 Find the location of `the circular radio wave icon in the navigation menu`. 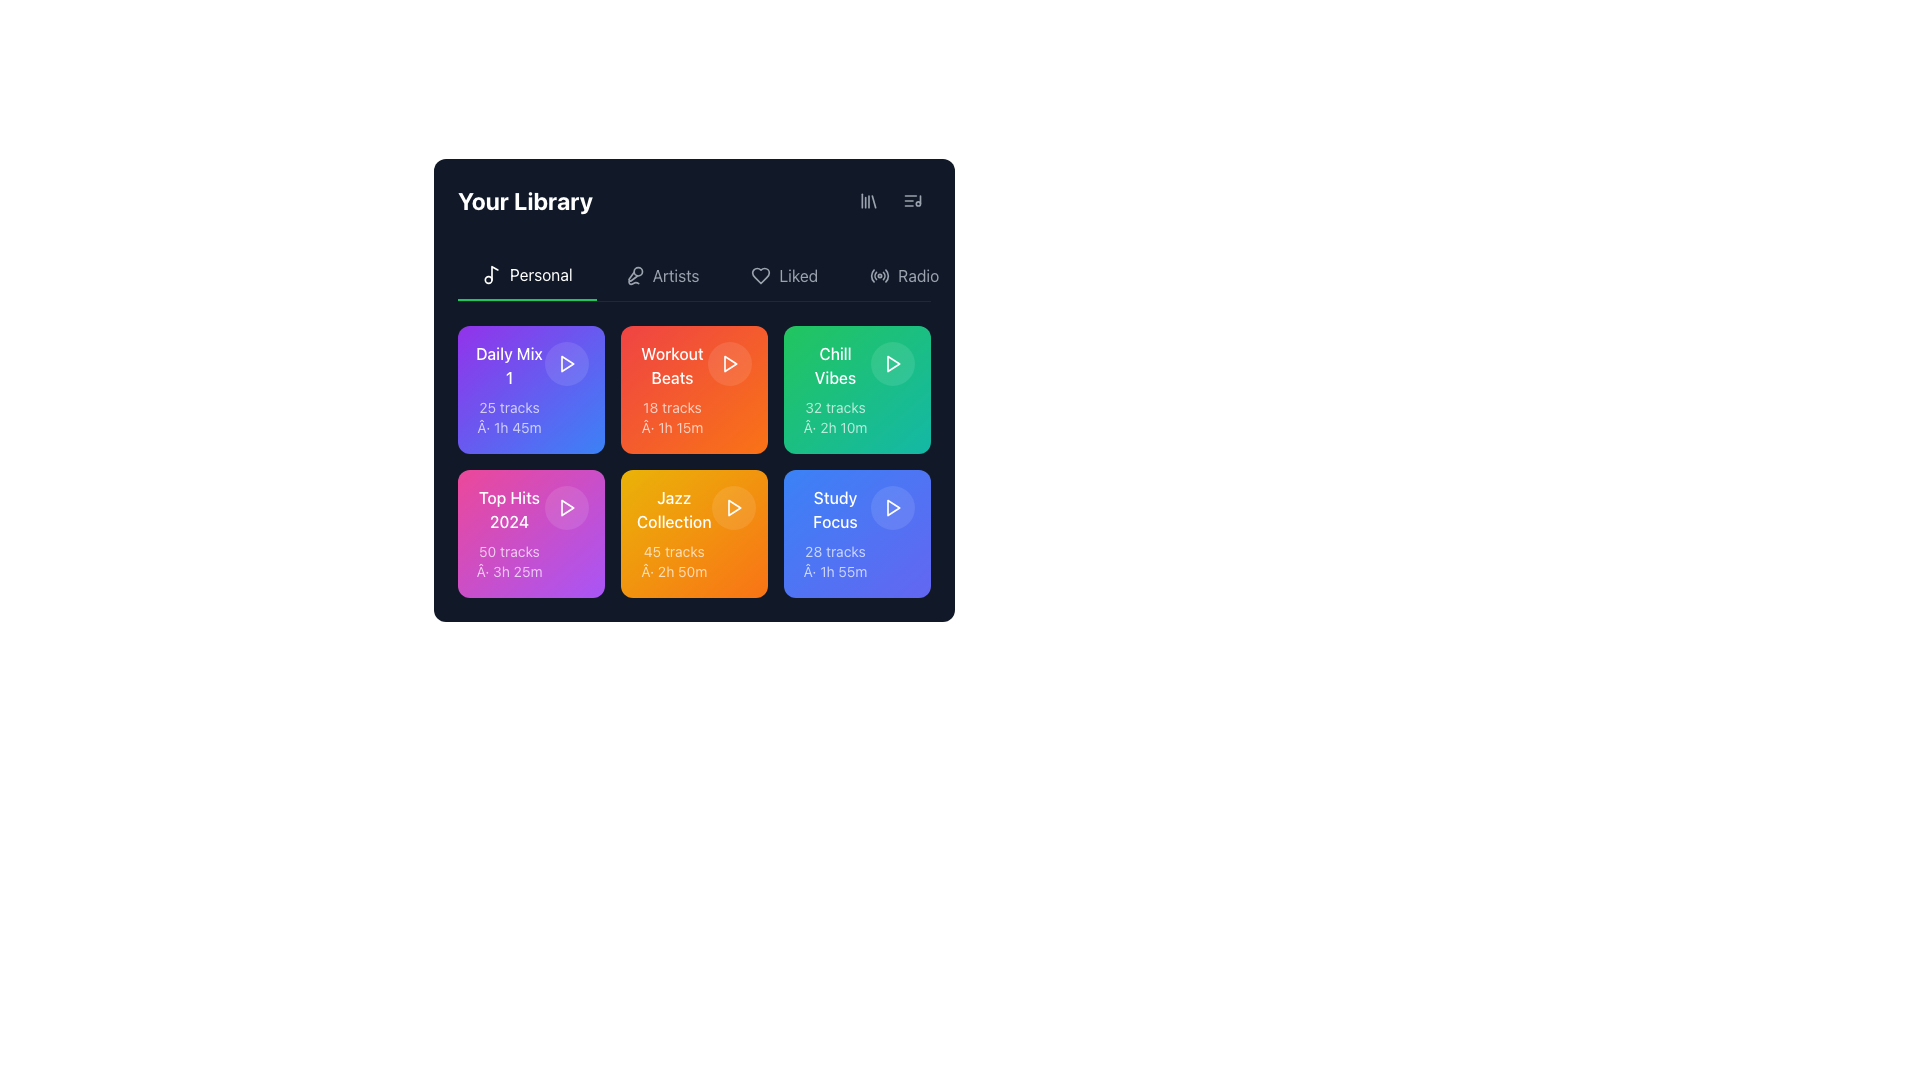

the circular radio wave icon in the navigation menu is located at coordinates (880, 276).